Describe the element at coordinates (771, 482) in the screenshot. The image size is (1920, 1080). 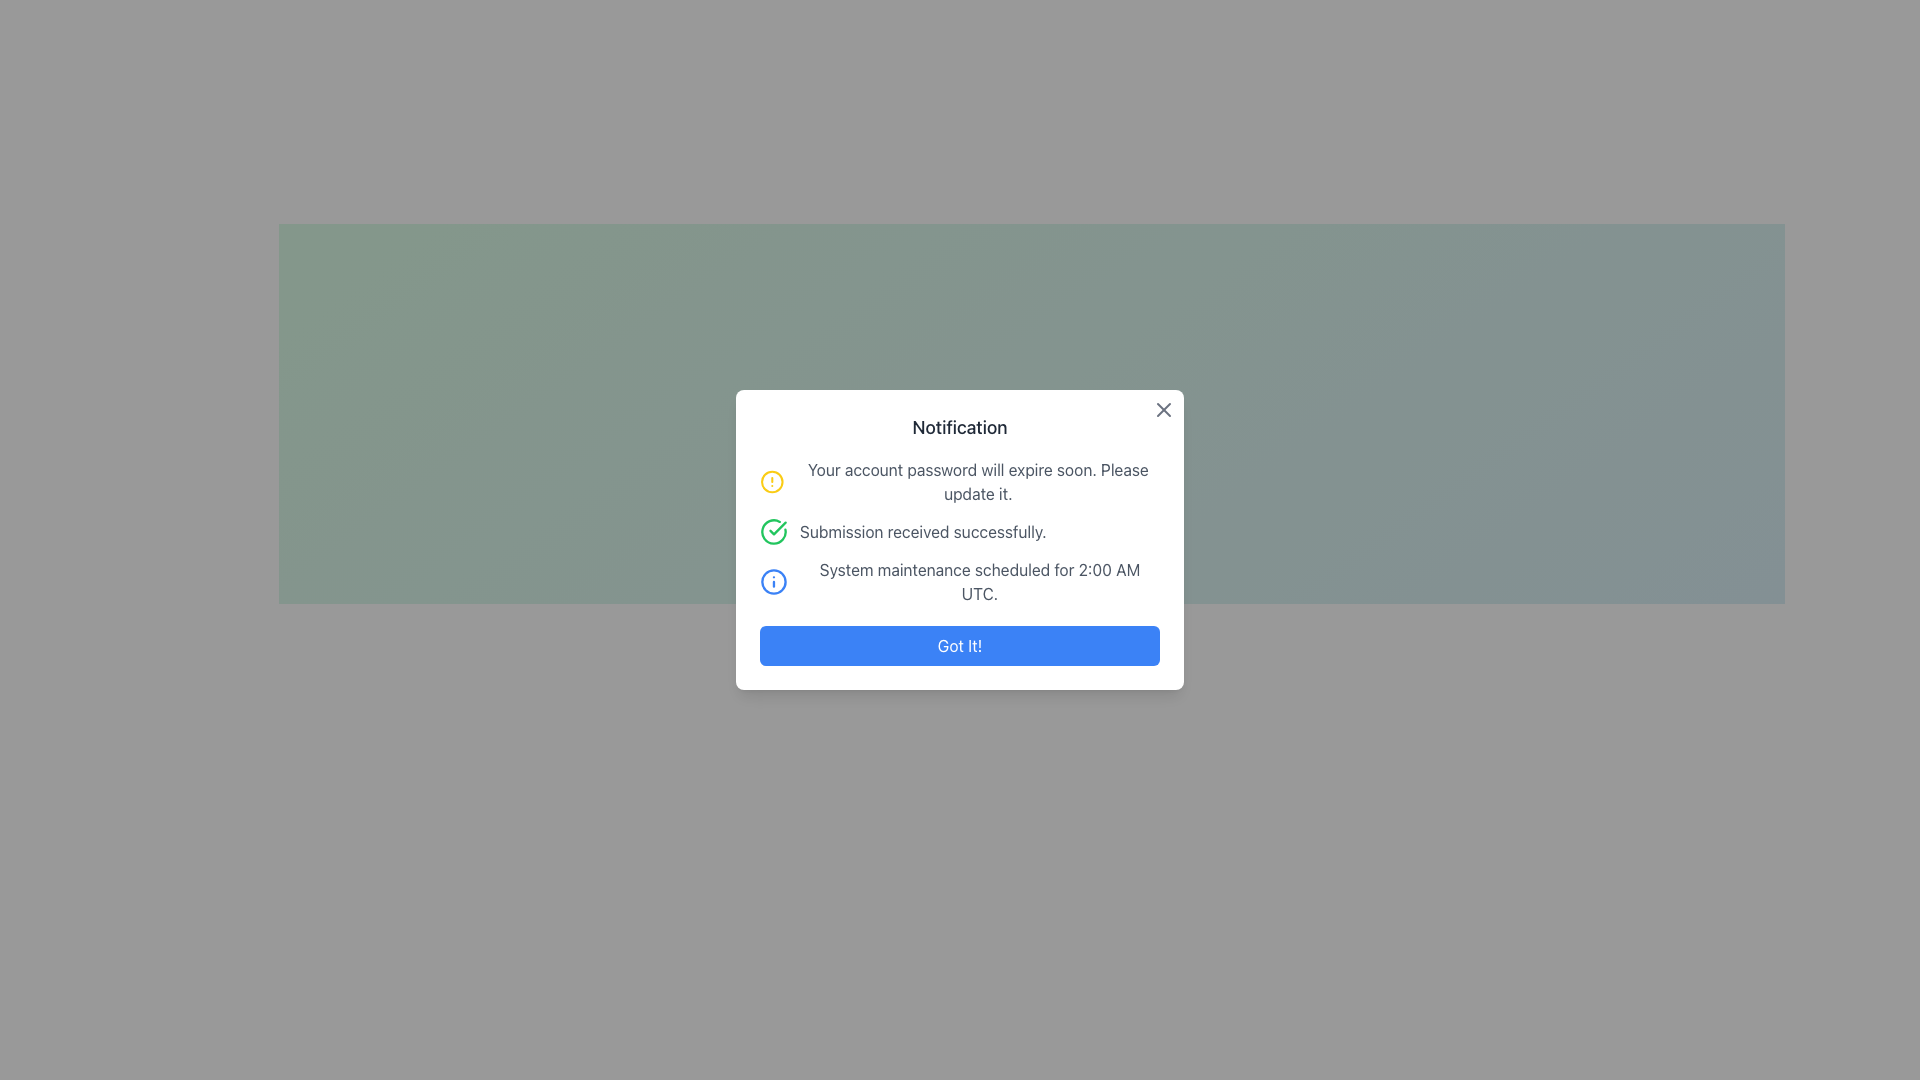
I see `the central circular part of the yellow alert icon located in the notification dialog box, positioned to the left of the message stating, "Your account password will expire soon. Please update it."` at that location.